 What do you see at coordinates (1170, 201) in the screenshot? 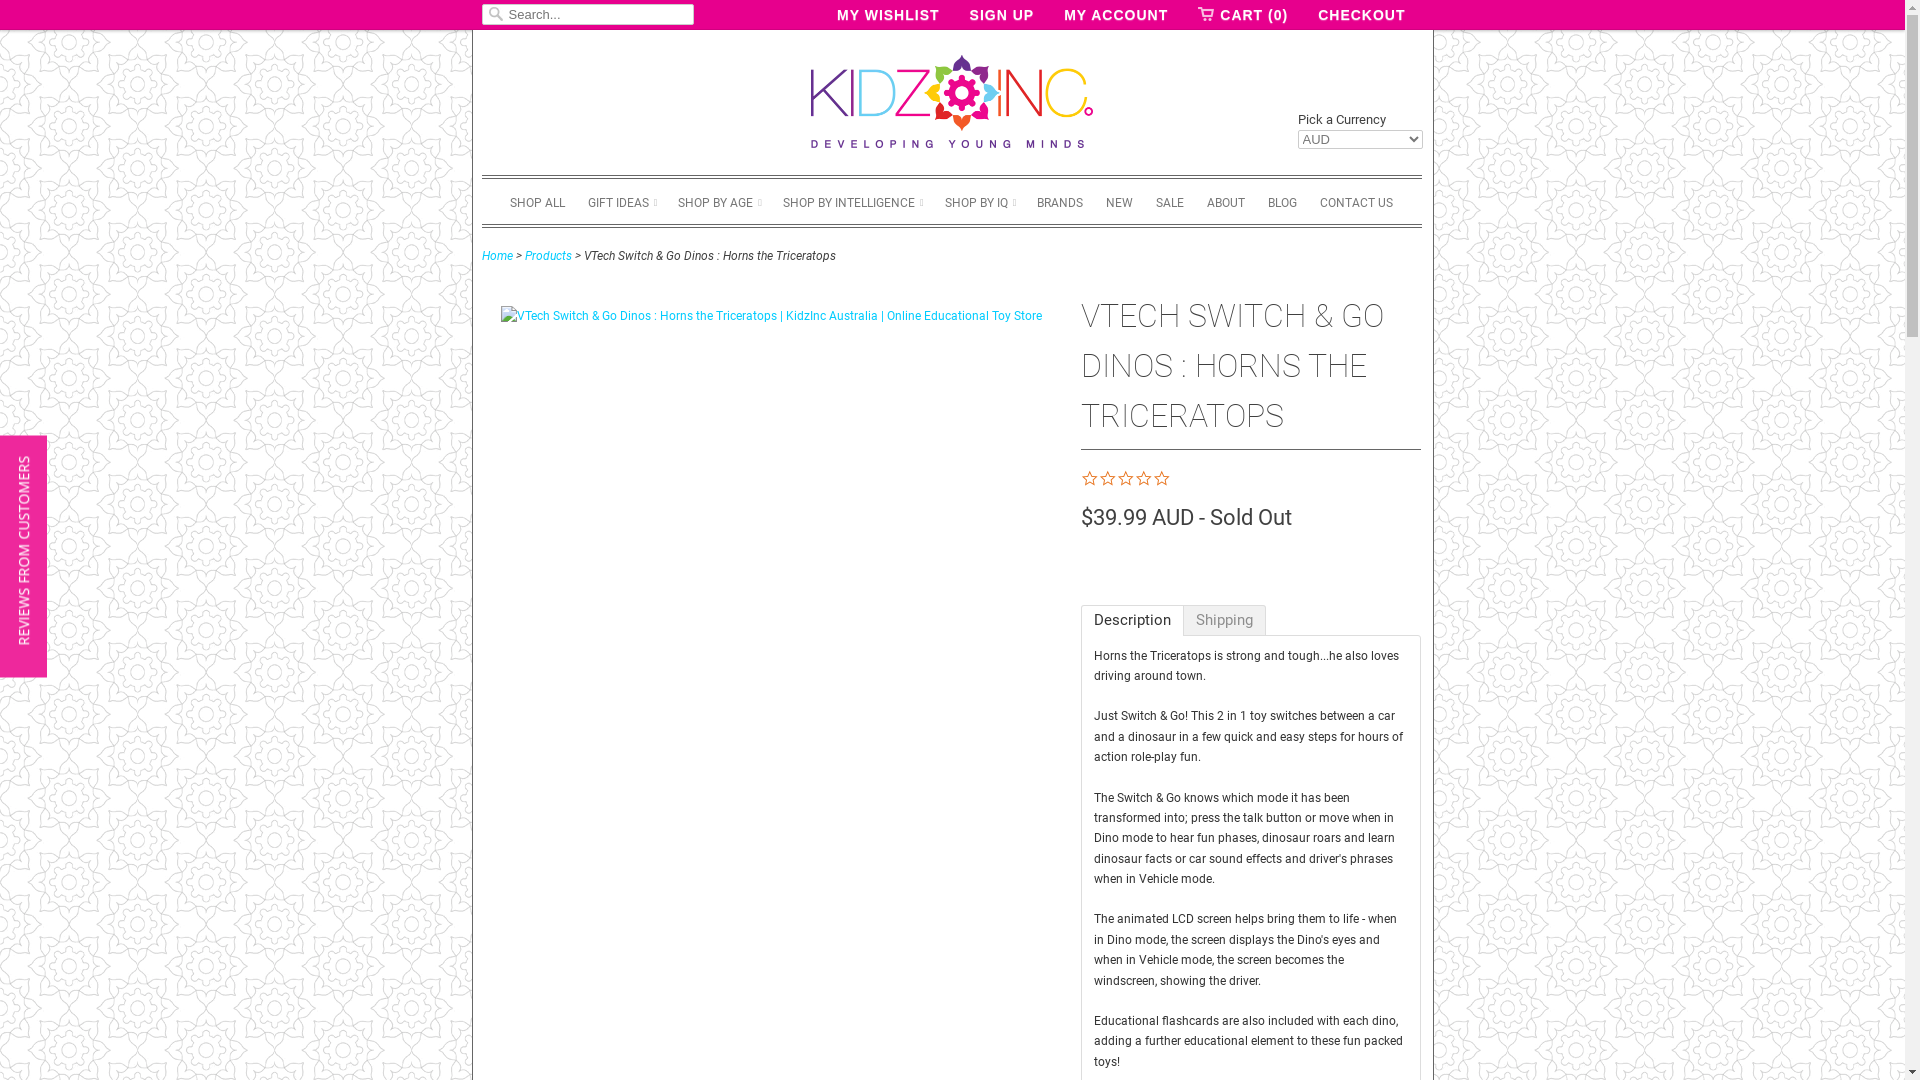
I see `'SALE'` at bounding box center [1170, 201].